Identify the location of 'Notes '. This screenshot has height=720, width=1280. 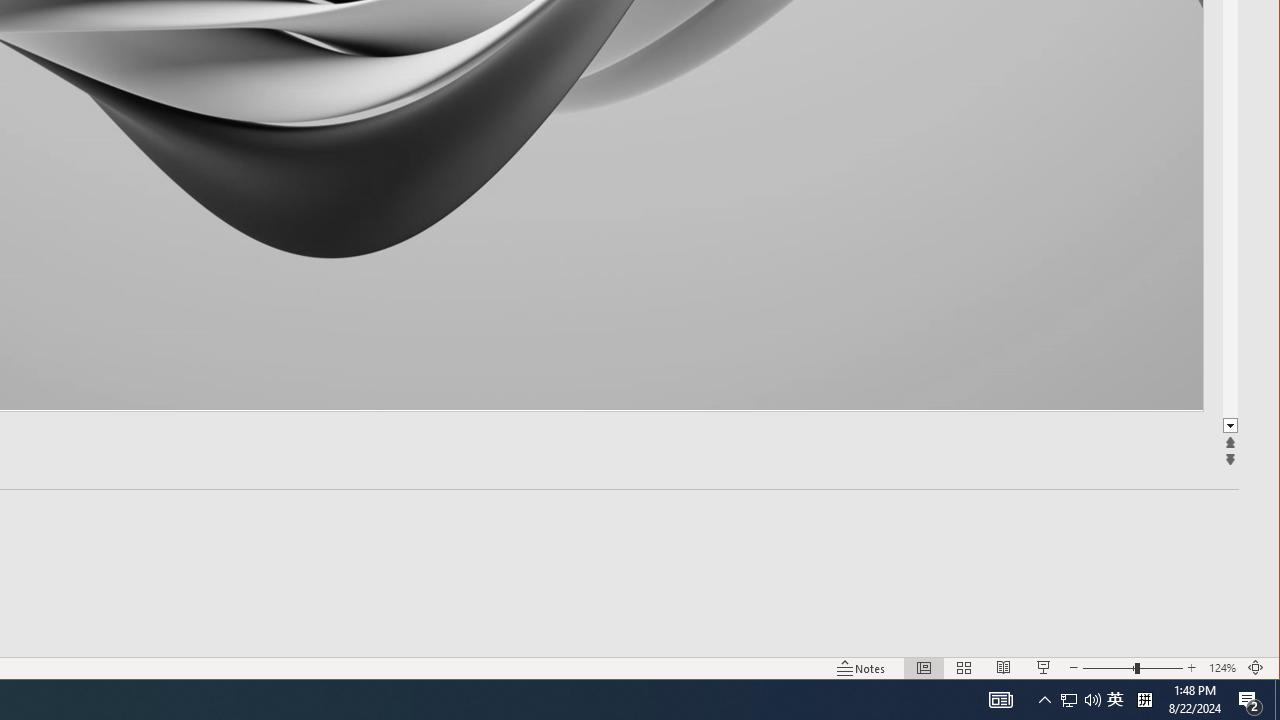
(861, 668).